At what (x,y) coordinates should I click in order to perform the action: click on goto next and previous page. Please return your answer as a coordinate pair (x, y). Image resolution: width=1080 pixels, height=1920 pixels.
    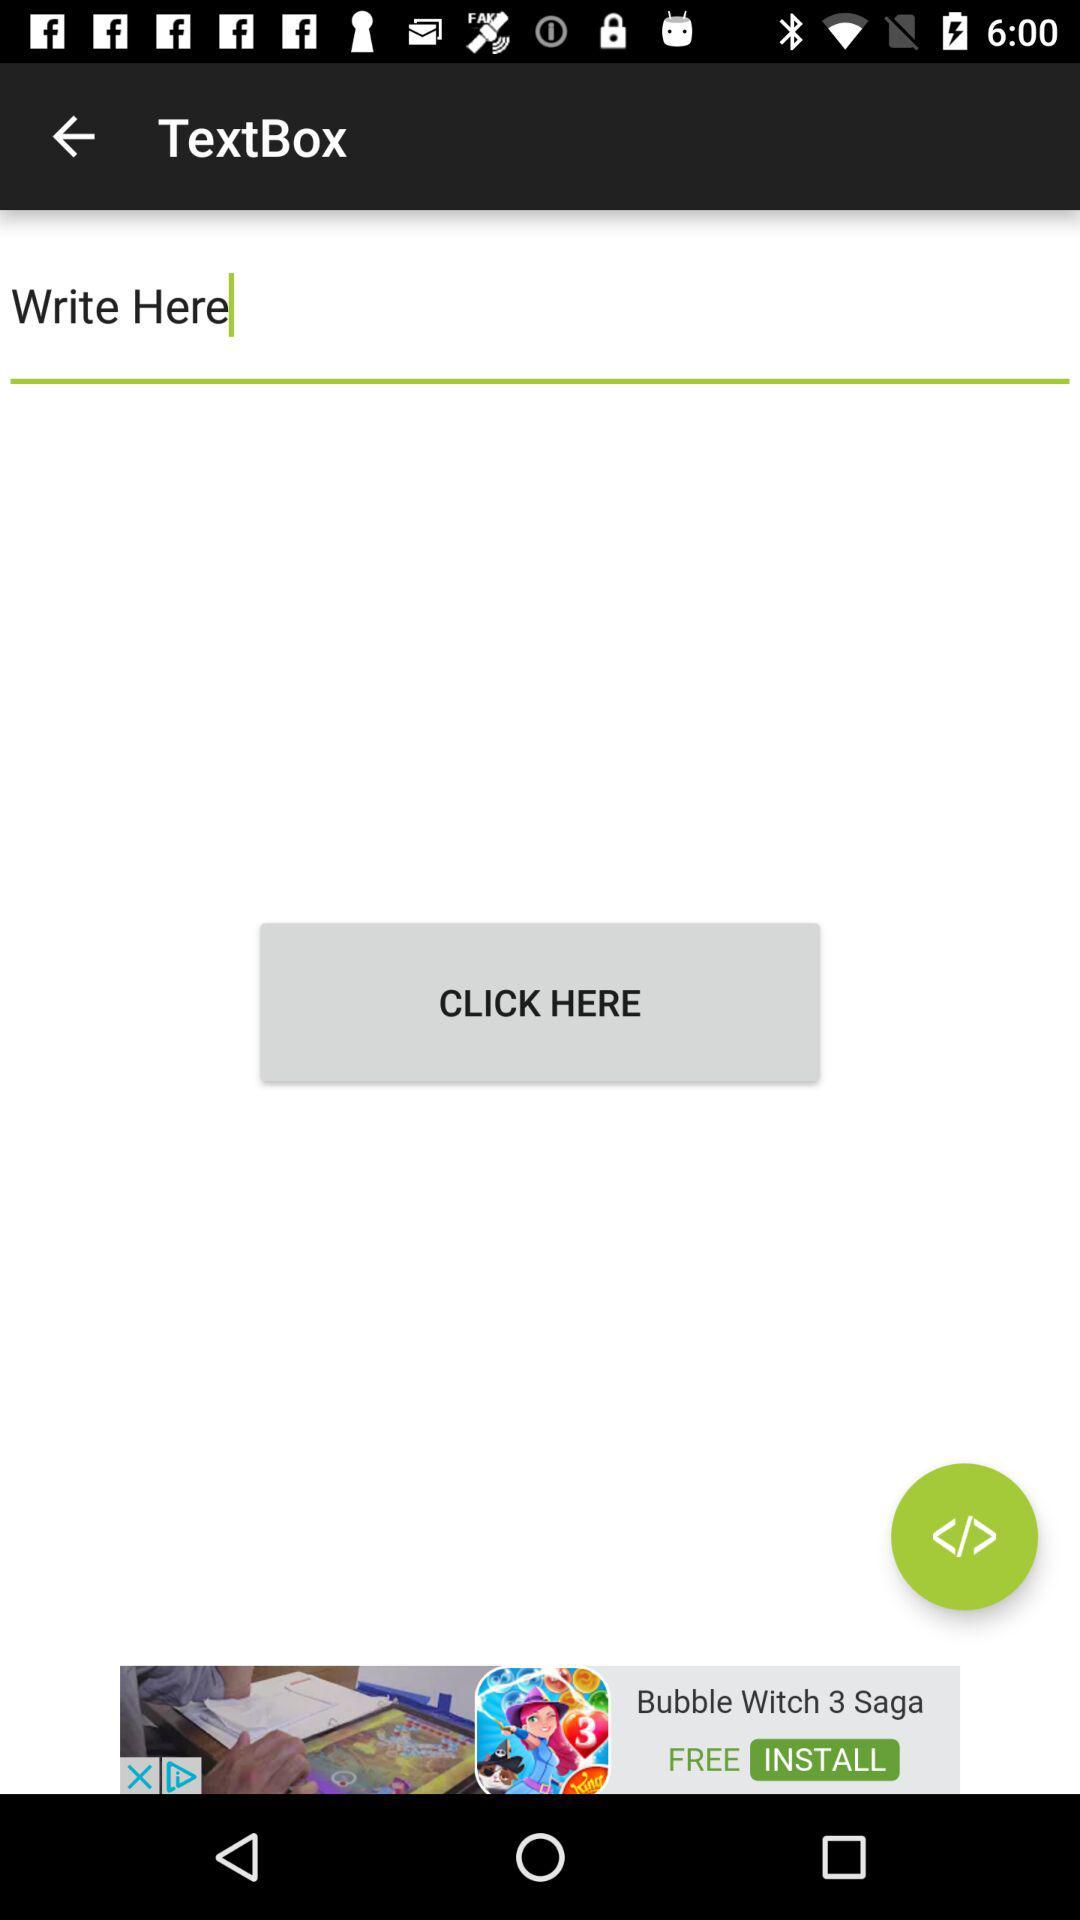
    Looking at the image, I should click on (963, 1535).